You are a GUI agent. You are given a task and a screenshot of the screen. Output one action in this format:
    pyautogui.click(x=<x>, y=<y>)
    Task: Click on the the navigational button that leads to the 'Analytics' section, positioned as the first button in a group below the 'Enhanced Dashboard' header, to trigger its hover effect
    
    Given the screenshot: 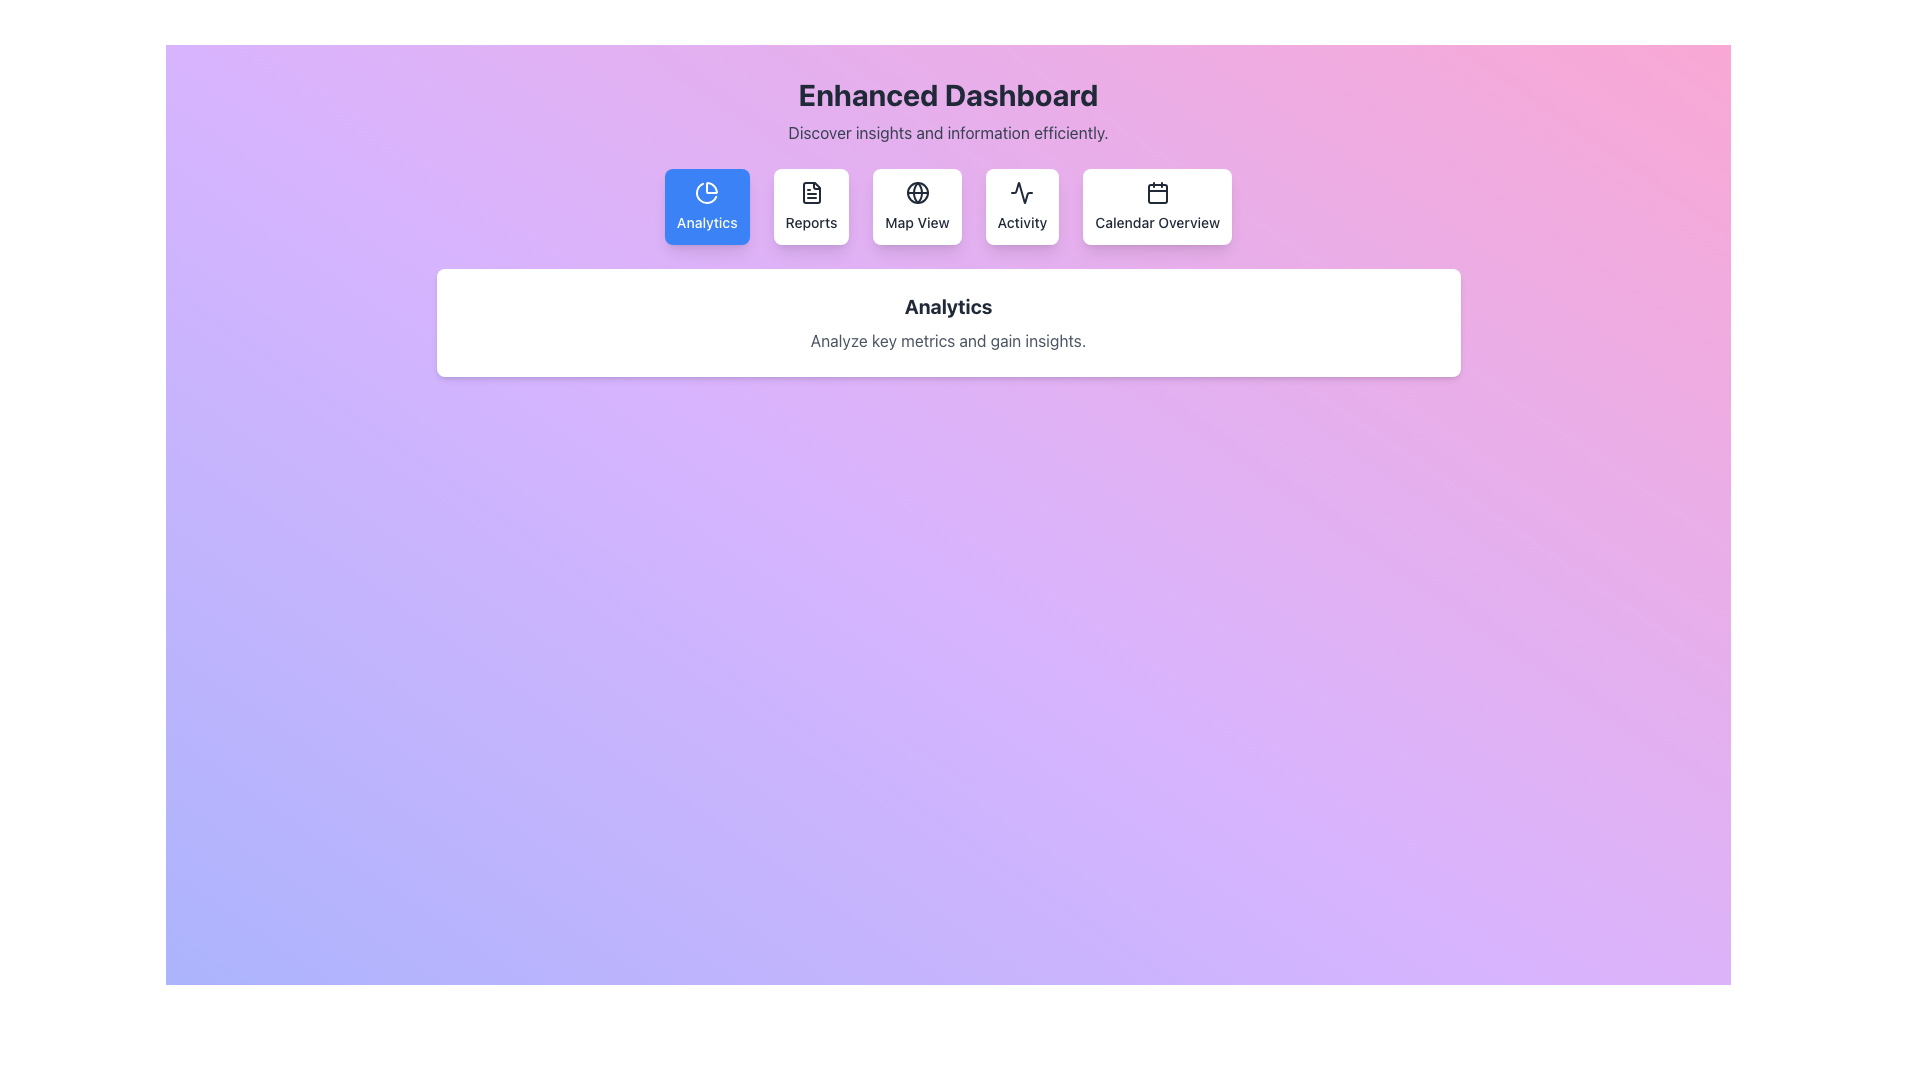 What is the action you would take?
    pyautogui.click(x=707, y=207)
    